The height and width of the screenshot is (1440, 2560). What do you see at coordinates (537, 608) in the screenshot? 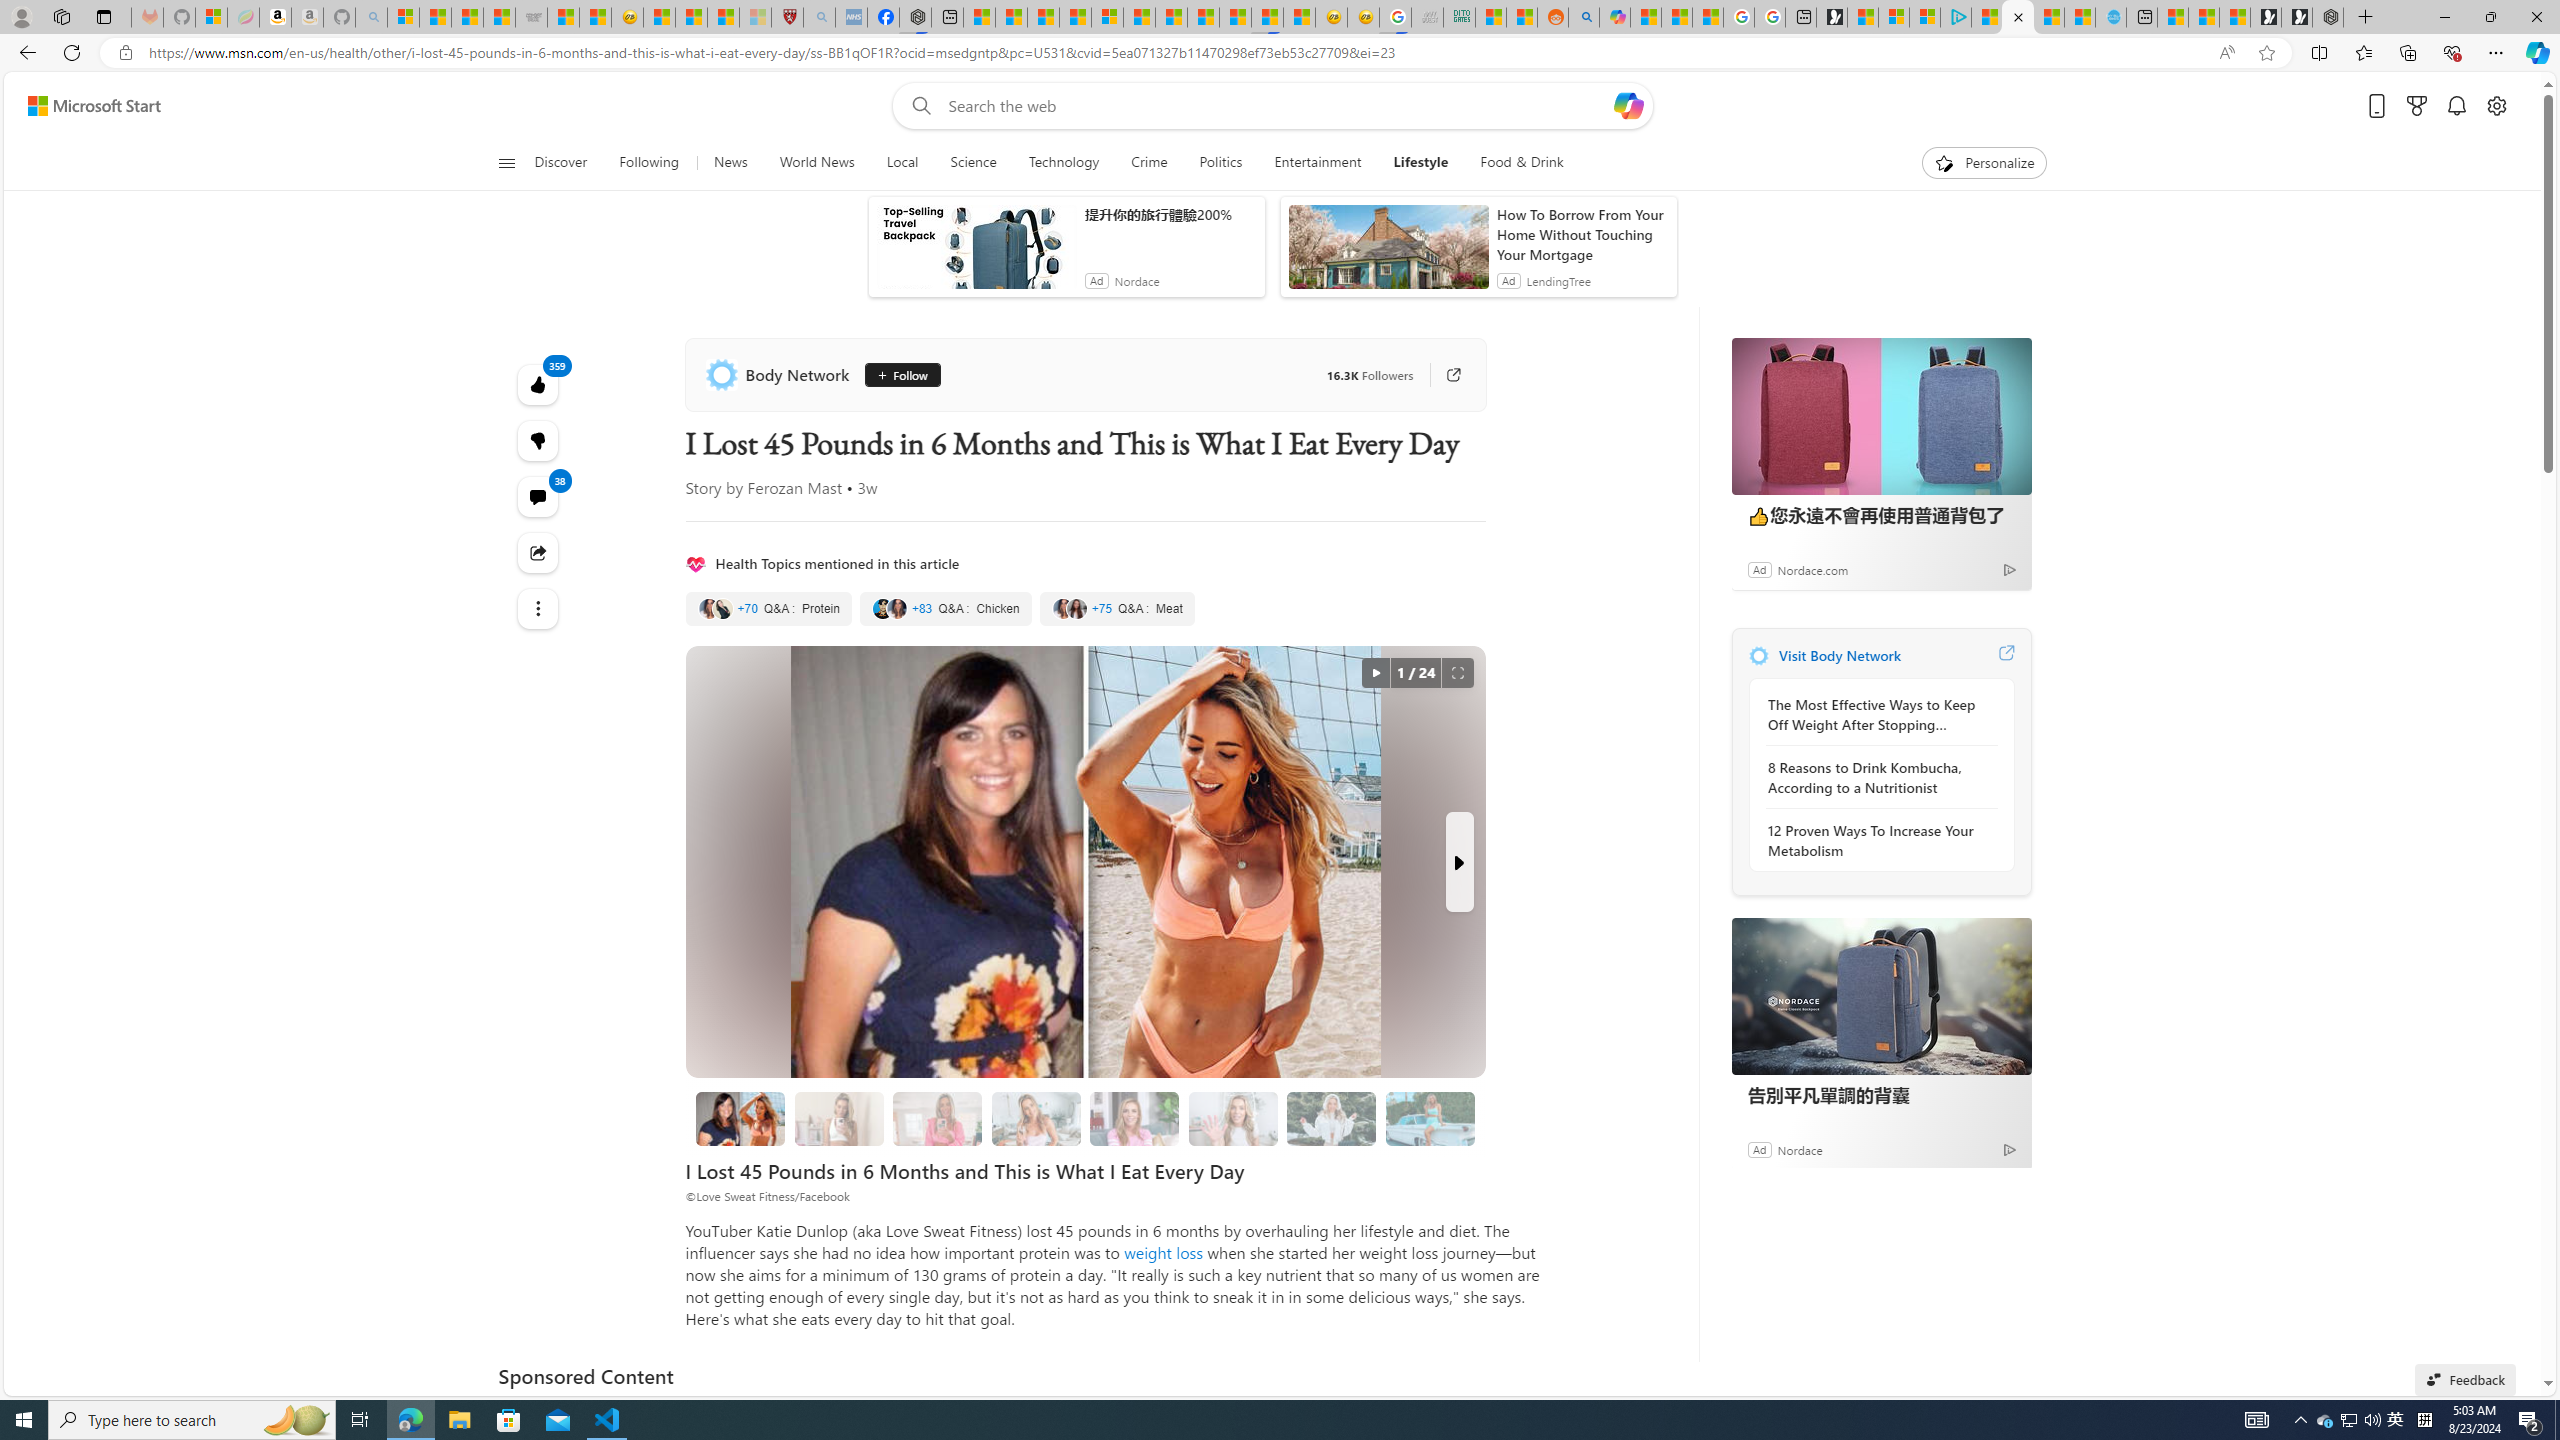
I see `'Class: at-item'` at bounding box center [537, 608].